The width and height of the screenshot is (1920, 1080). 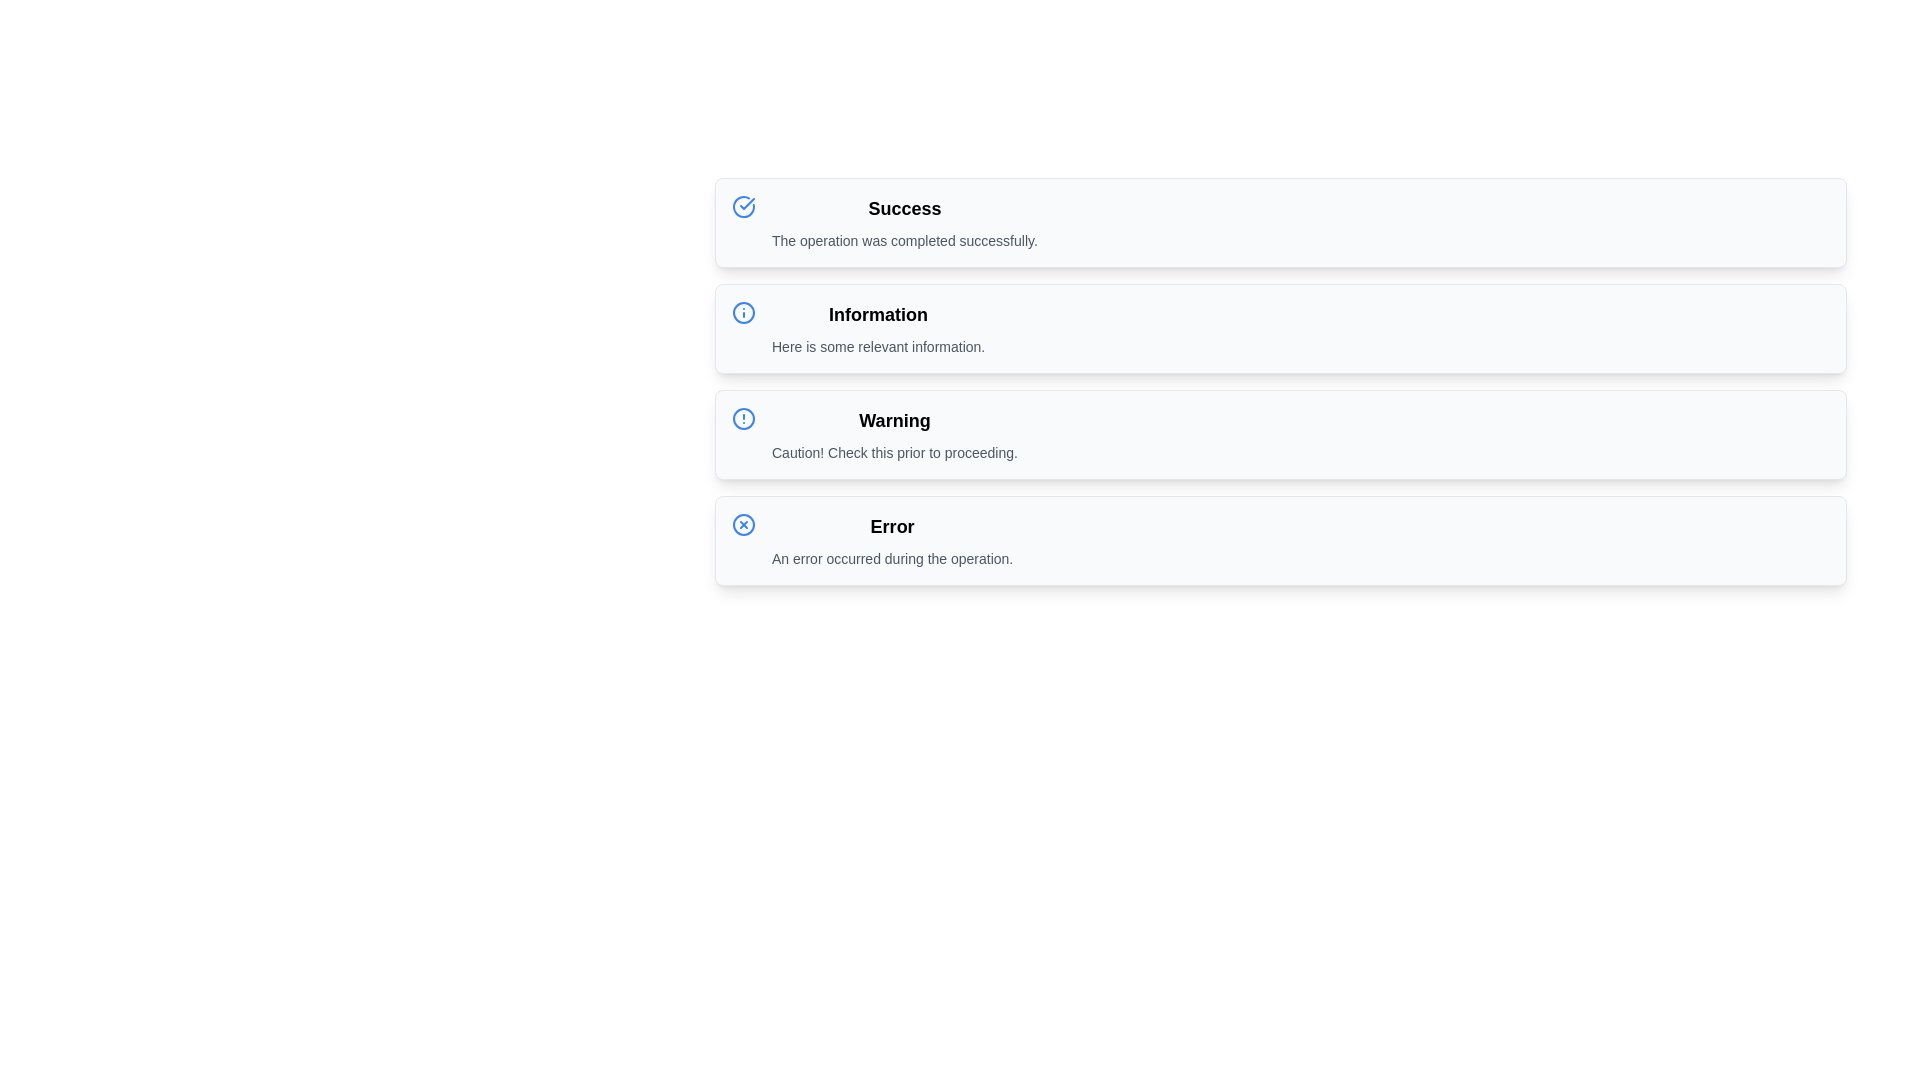 I want to click on the bold text label displaying 'Information' at the top of the notification card, so click(x=878, y=315).